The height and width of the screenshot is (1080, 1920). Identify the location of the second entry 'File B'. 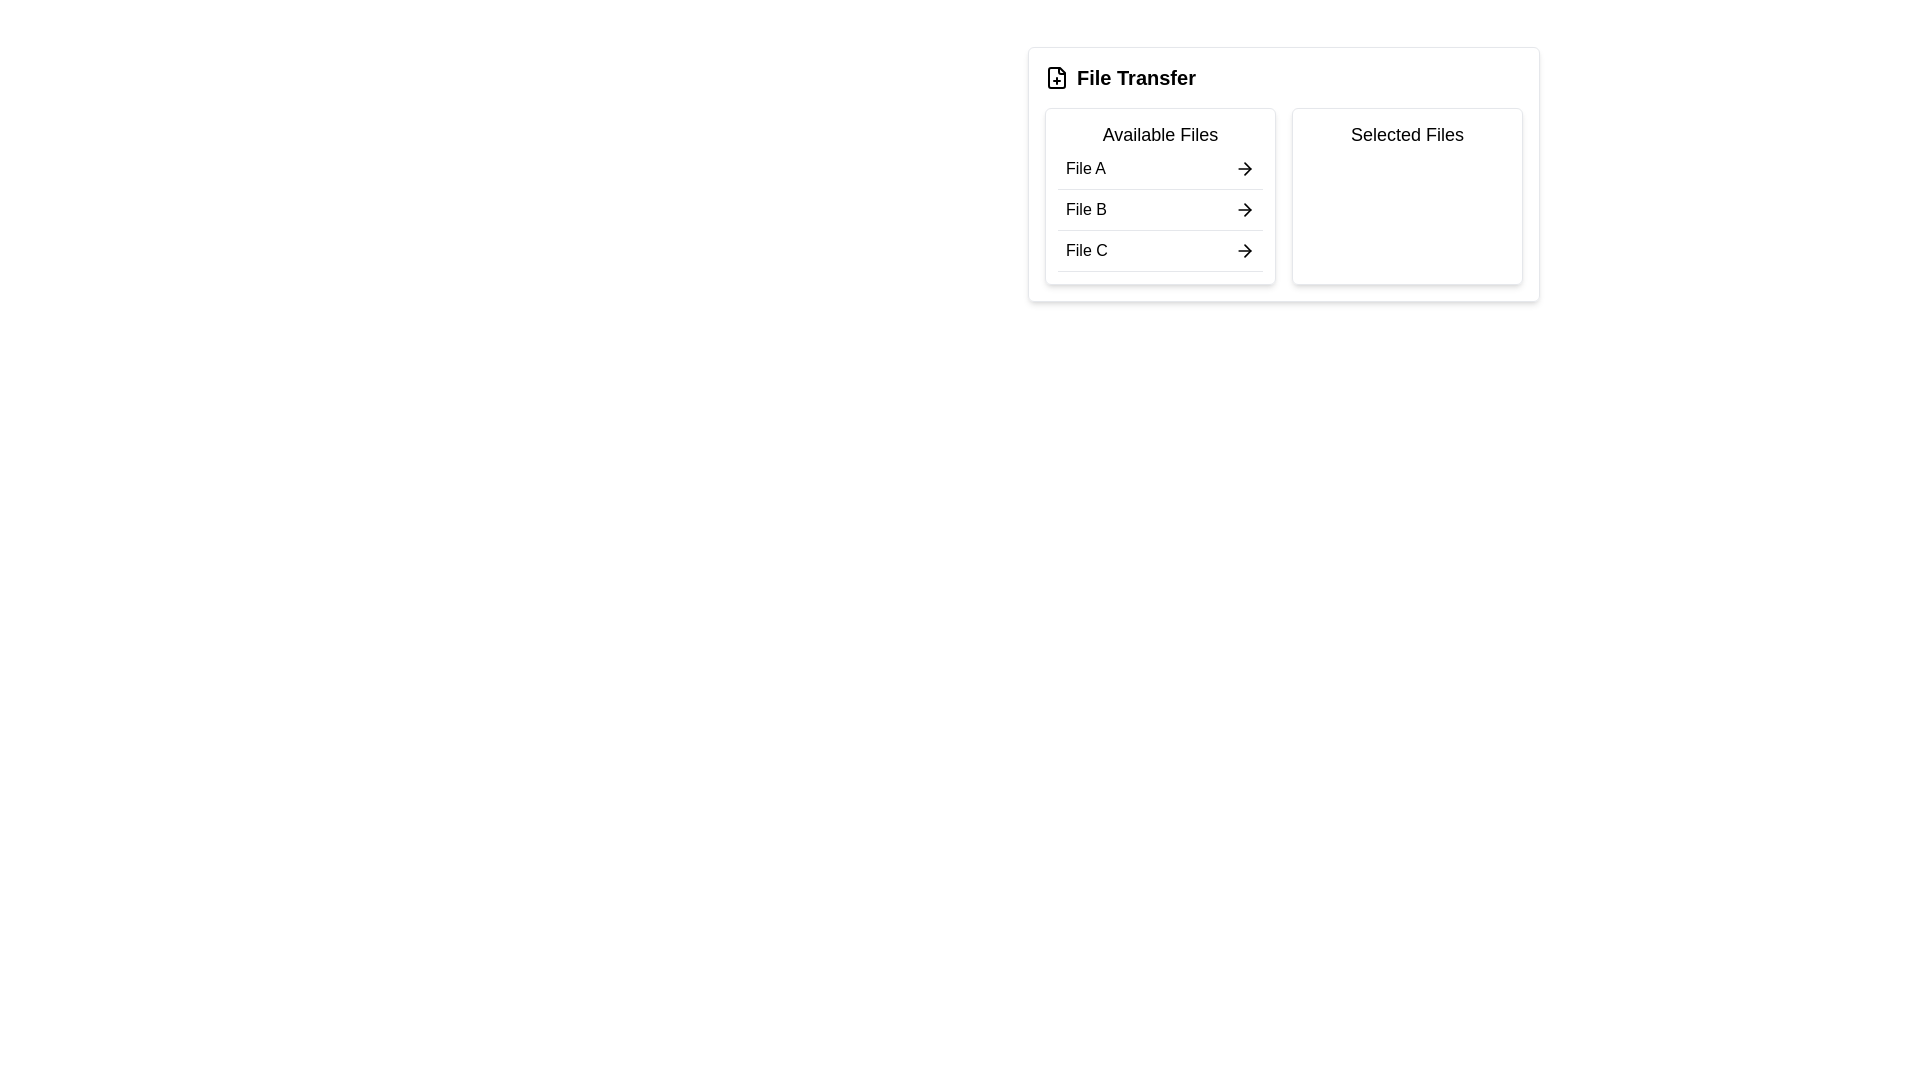
(1160, 196).